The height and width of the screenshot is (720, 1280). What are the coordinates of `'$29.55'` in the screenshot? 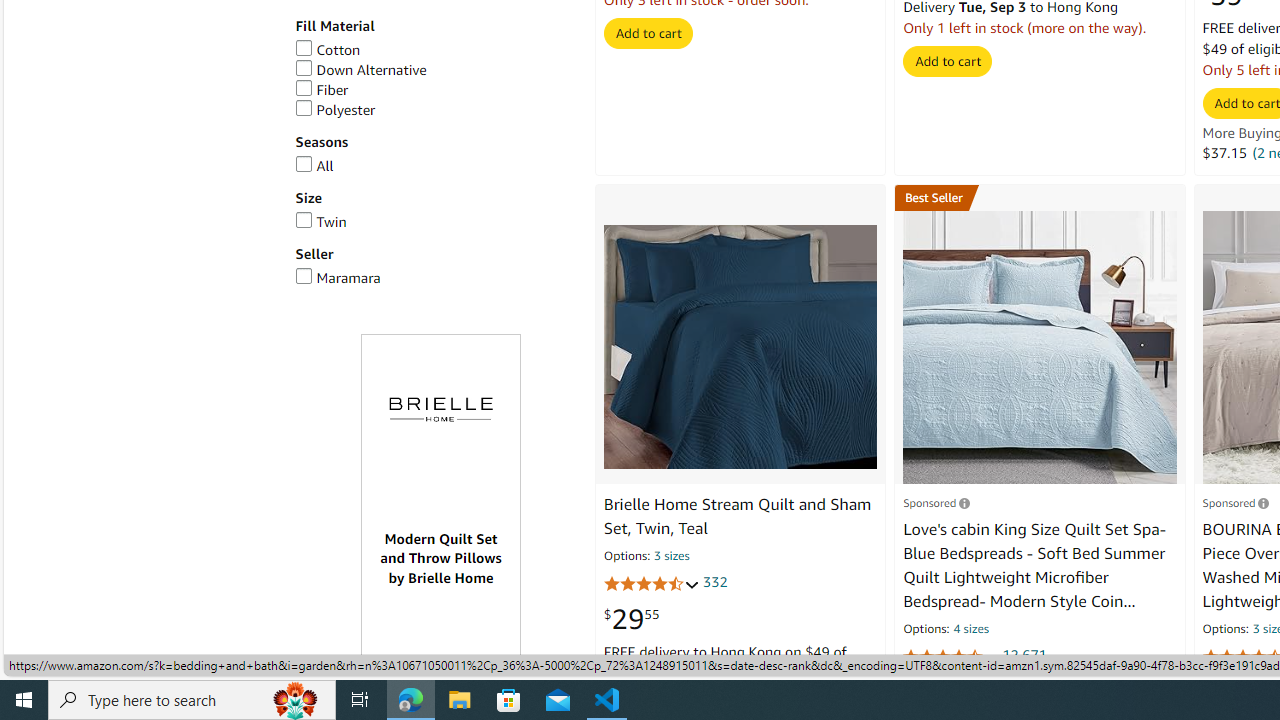 It's located at (630, 618).